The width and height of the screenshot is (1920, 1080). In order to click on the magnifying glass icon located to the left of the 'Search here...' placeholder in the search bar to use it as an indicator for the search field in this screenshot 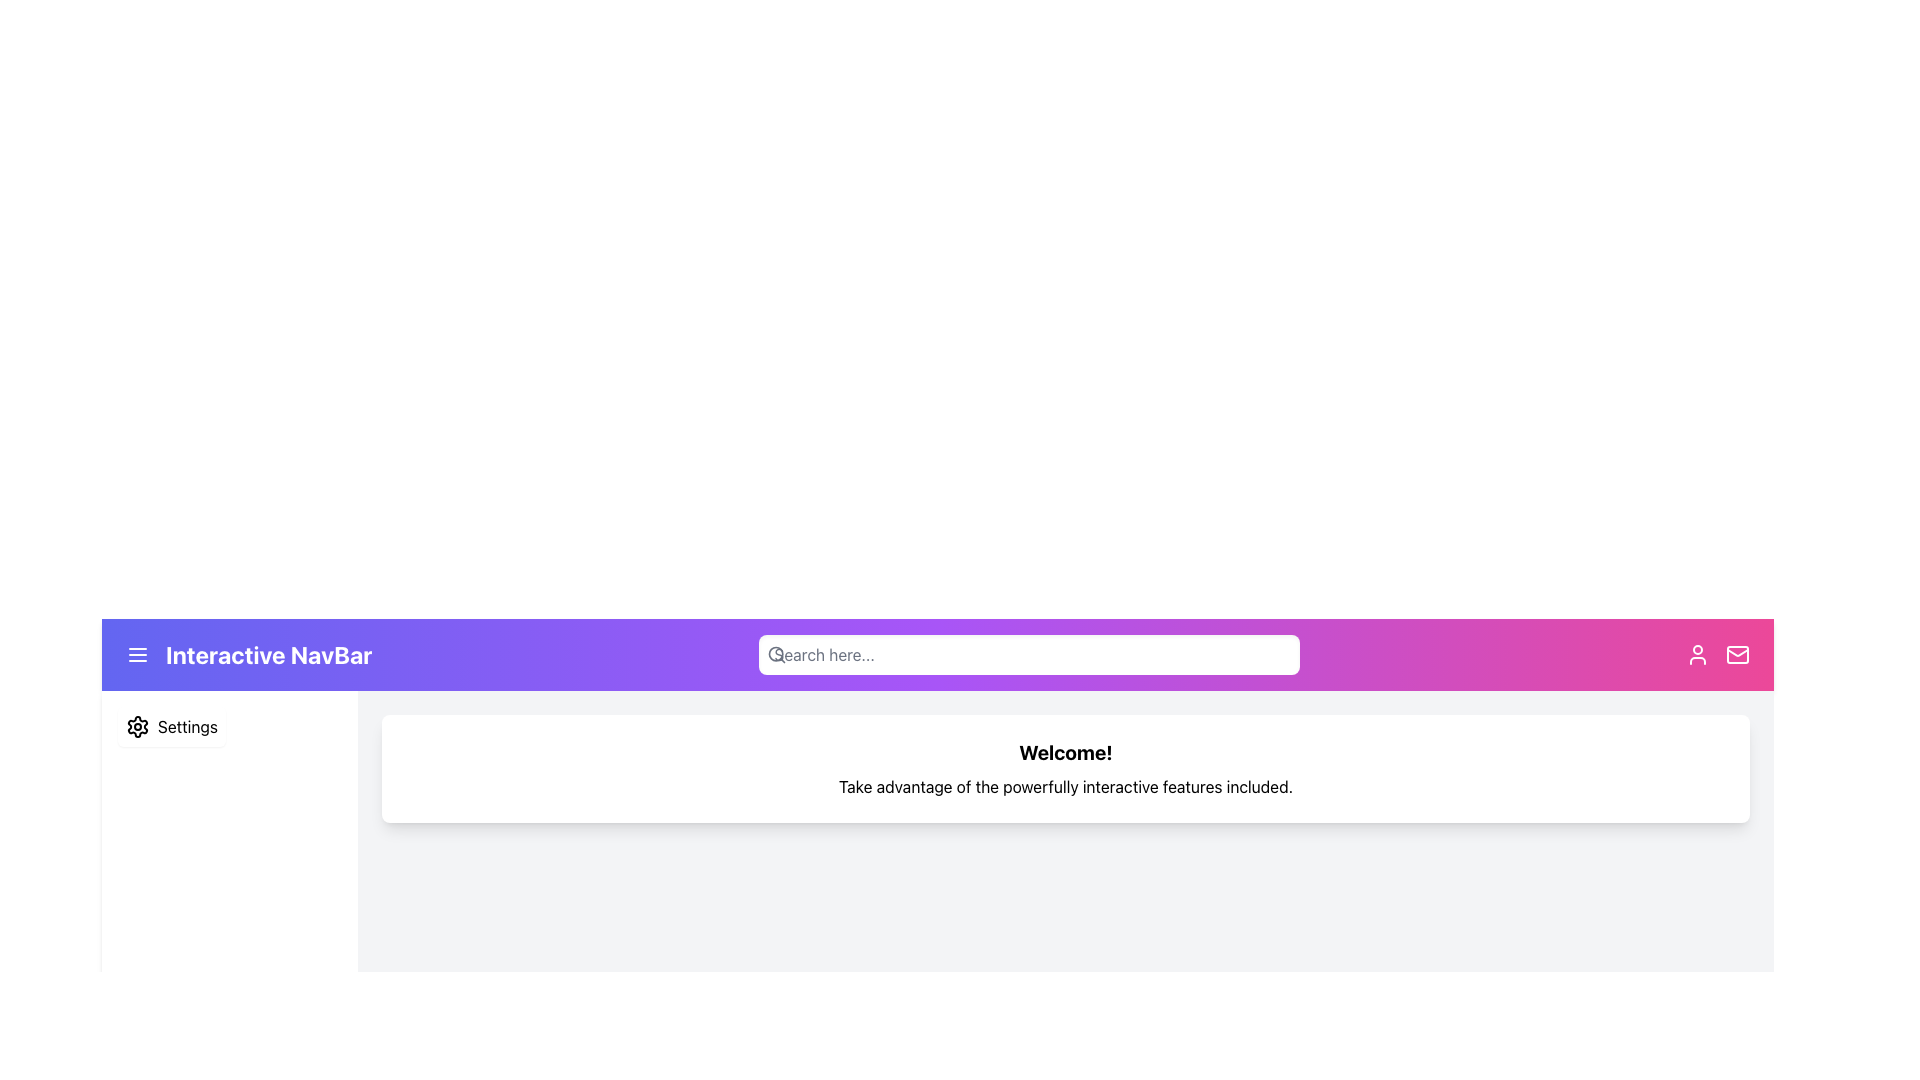, I will do `click(775, 655)`.